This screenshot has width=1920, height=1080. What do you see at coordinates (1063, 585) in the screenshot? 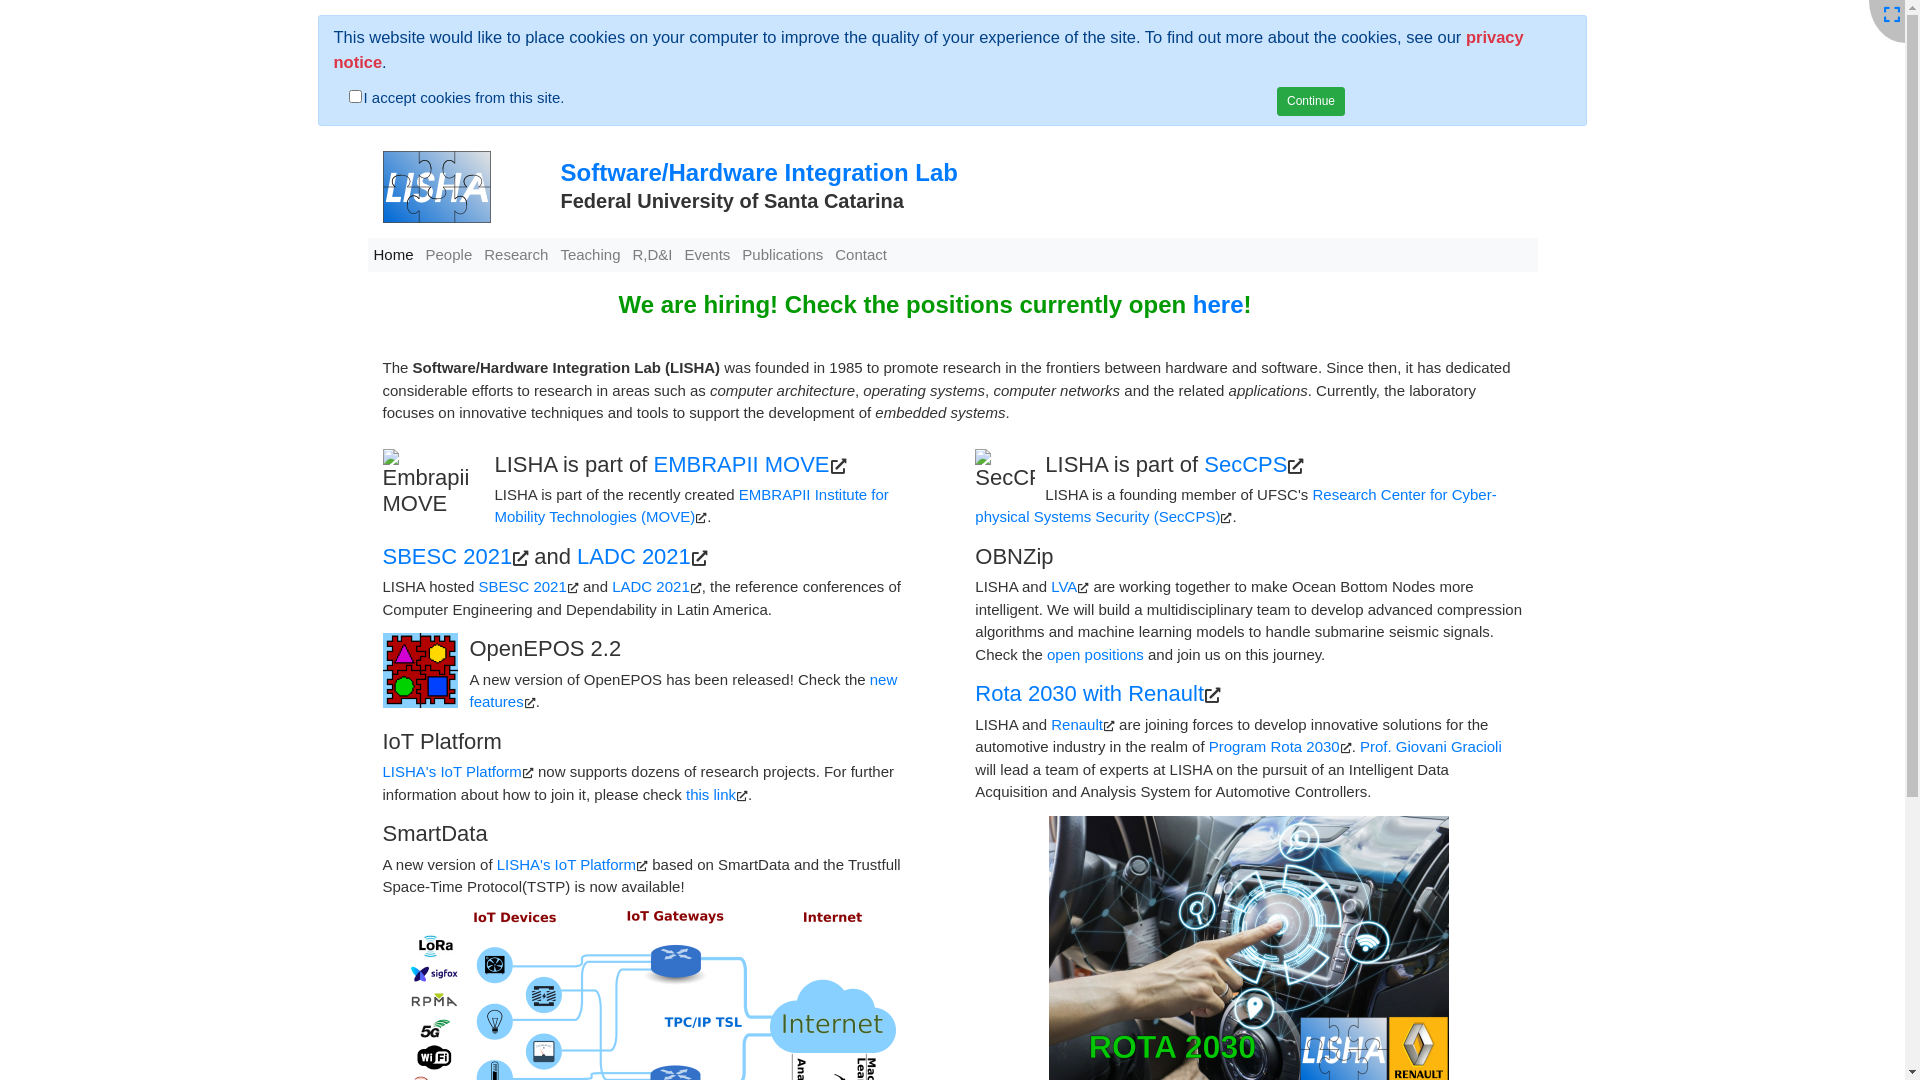
I see `'LVA'` at bounding box center [1063, 585].